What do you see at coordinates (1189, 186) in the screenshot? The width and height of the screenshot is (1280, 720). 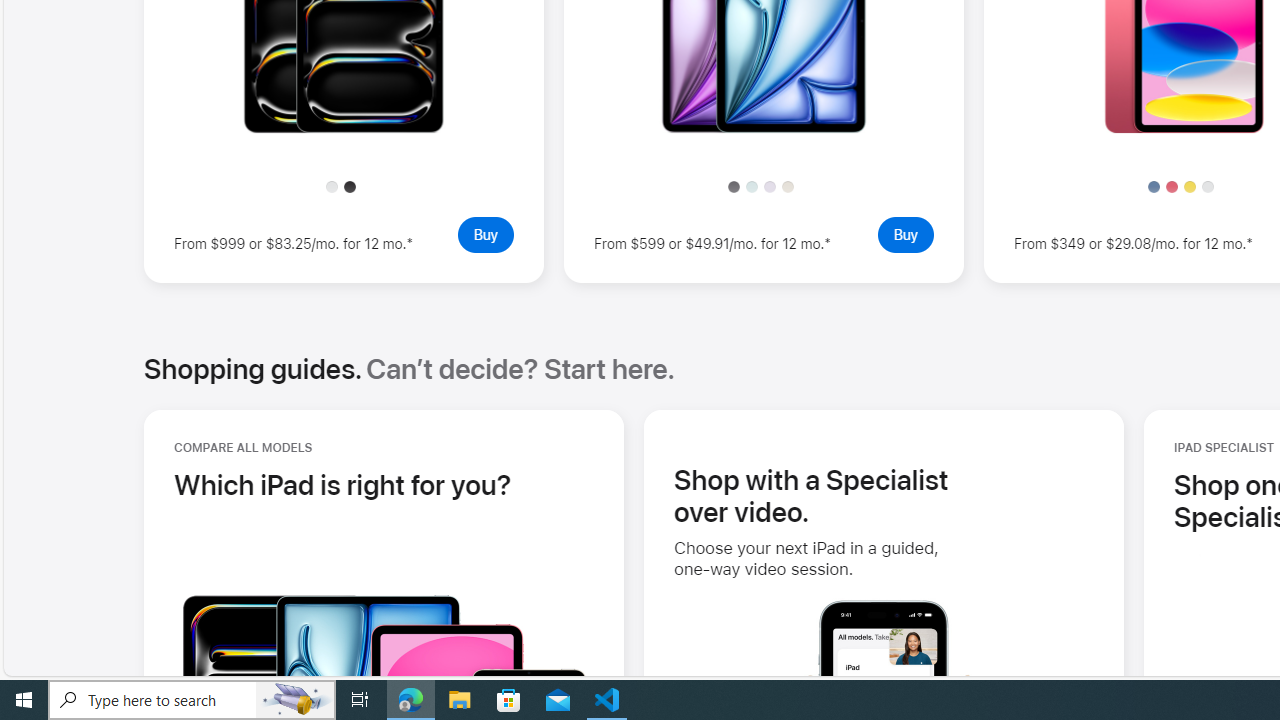 I see `'Yellow'` at bounding box center [1189, 186].